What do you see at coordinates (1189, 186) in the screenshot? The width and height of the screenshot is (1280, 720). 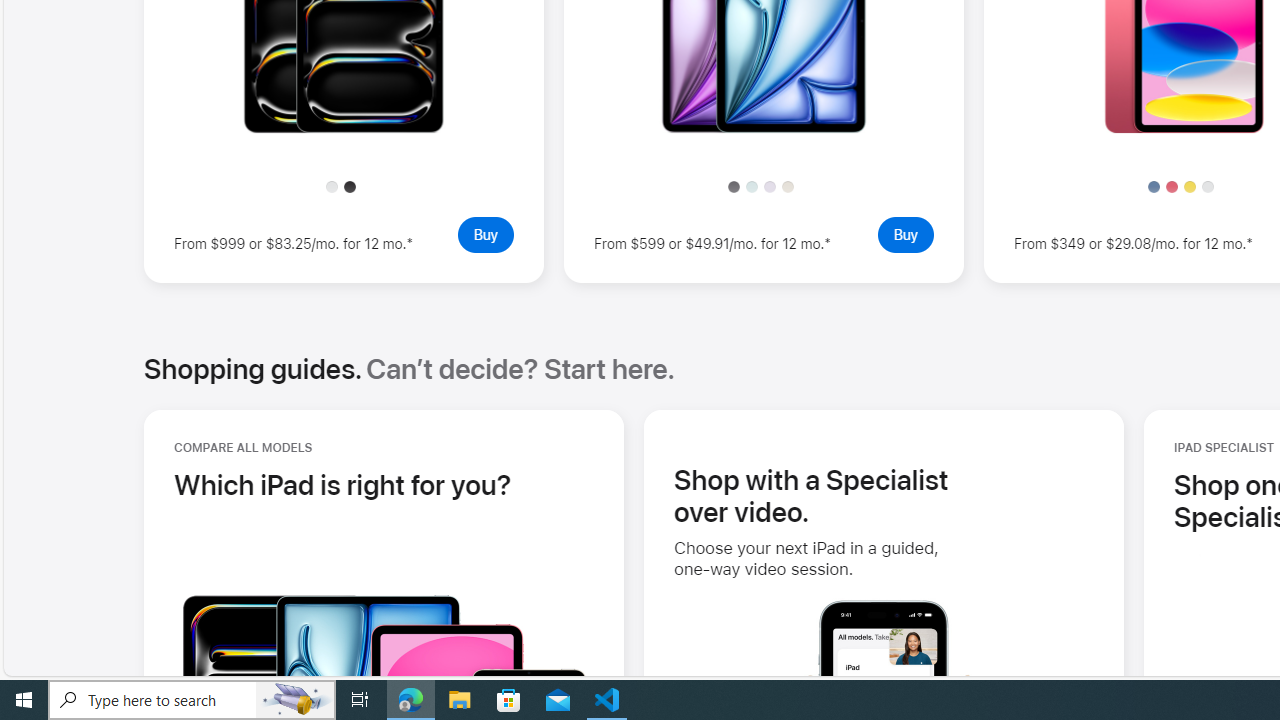 I see `'Yellow'` at bounding box center [1189, 186].